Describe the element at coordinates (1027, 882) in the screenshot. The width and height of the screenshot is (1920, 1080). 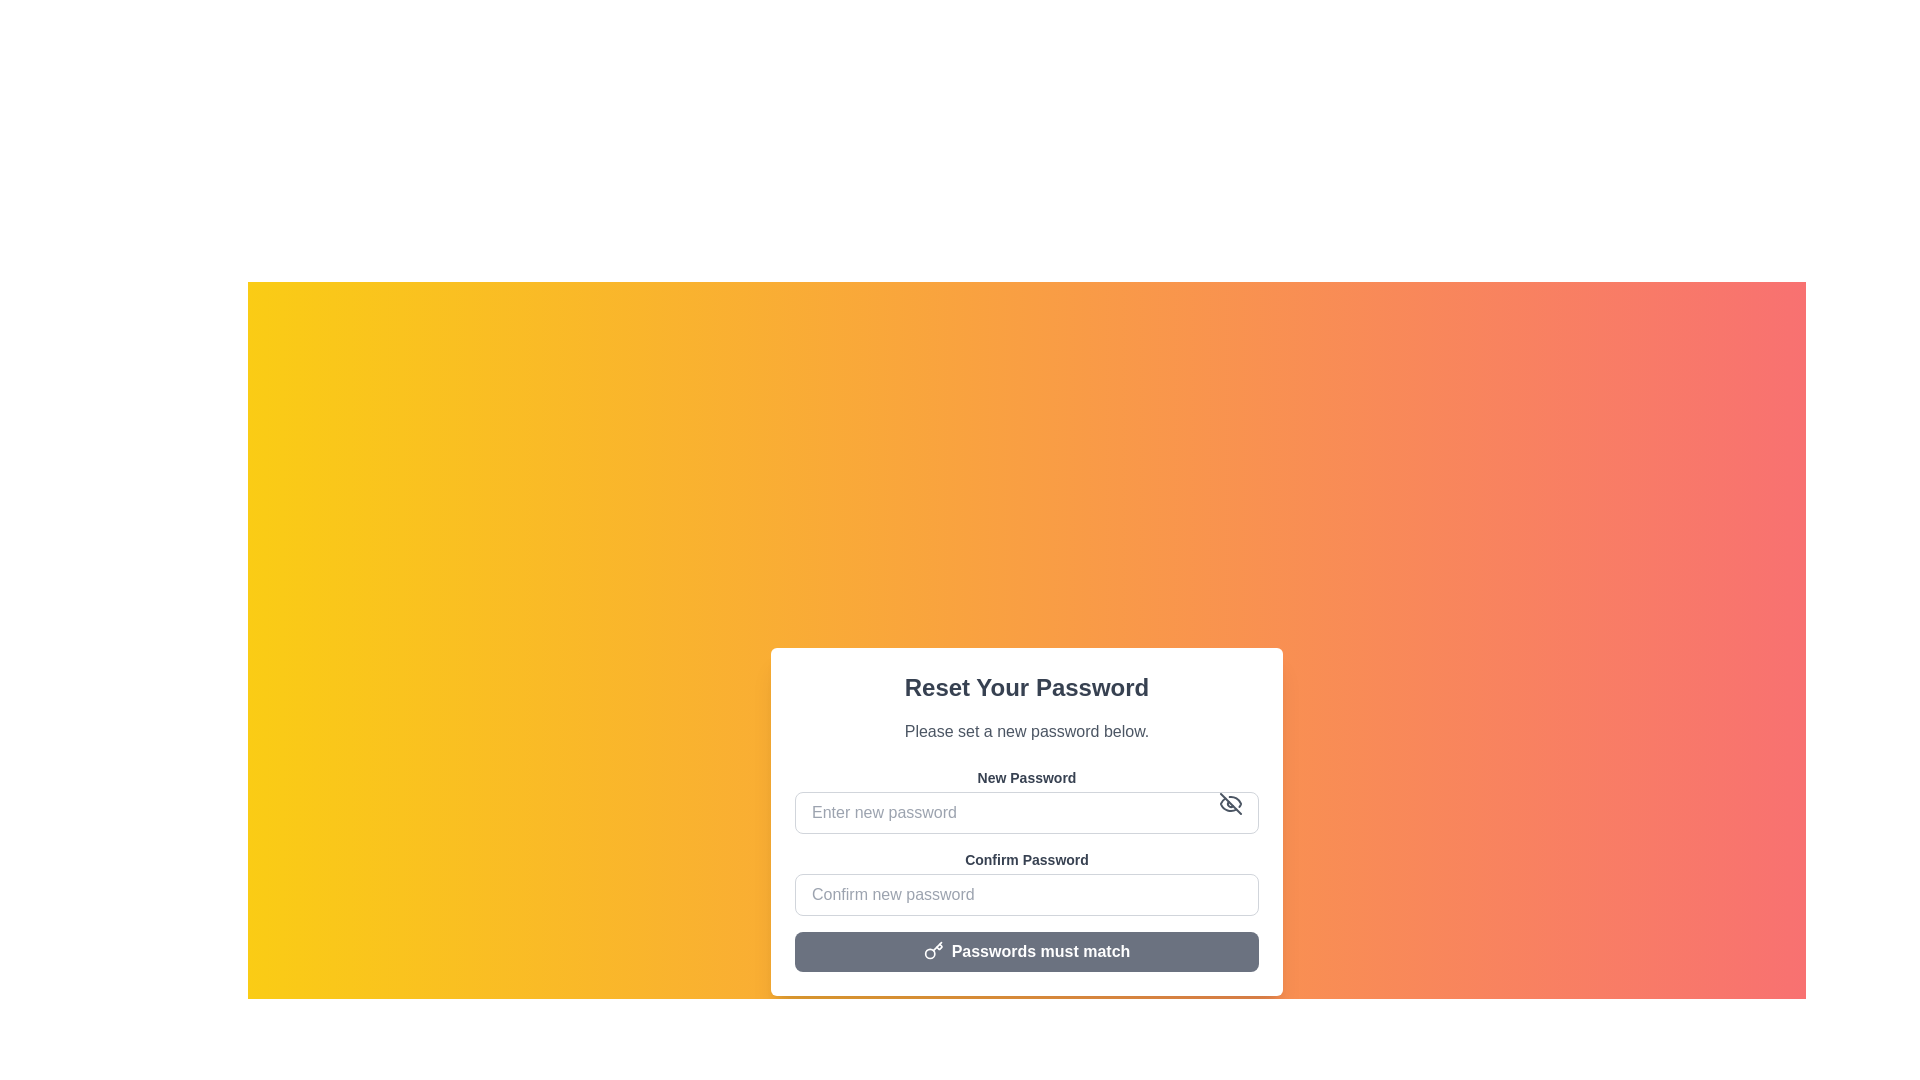
I see `the 'Confirm Password' input field, which features a light gray border and a placeholder reading 'Confirm new password', to observe potential interactive effects` at that location.